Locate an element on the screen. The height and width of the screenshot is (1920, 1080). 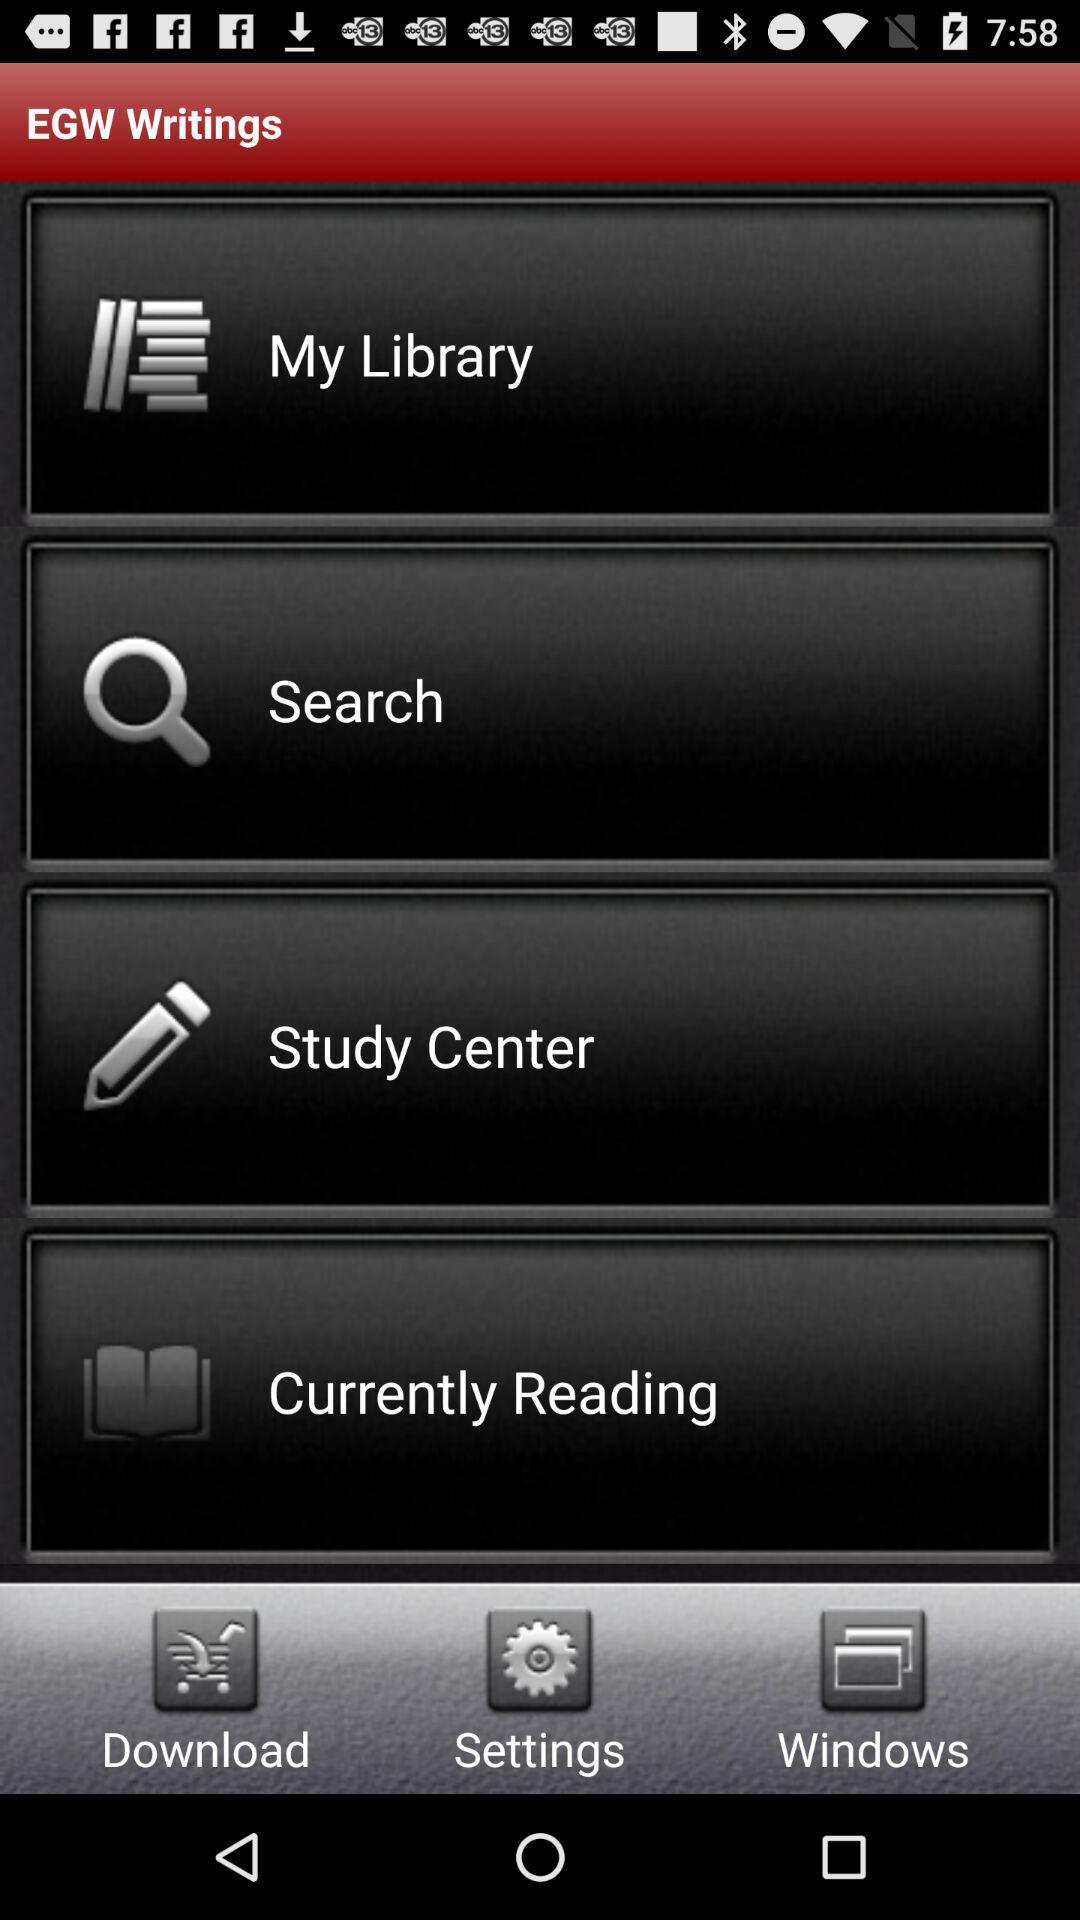
the icon above the windows is located at coordinates (872, 1660).